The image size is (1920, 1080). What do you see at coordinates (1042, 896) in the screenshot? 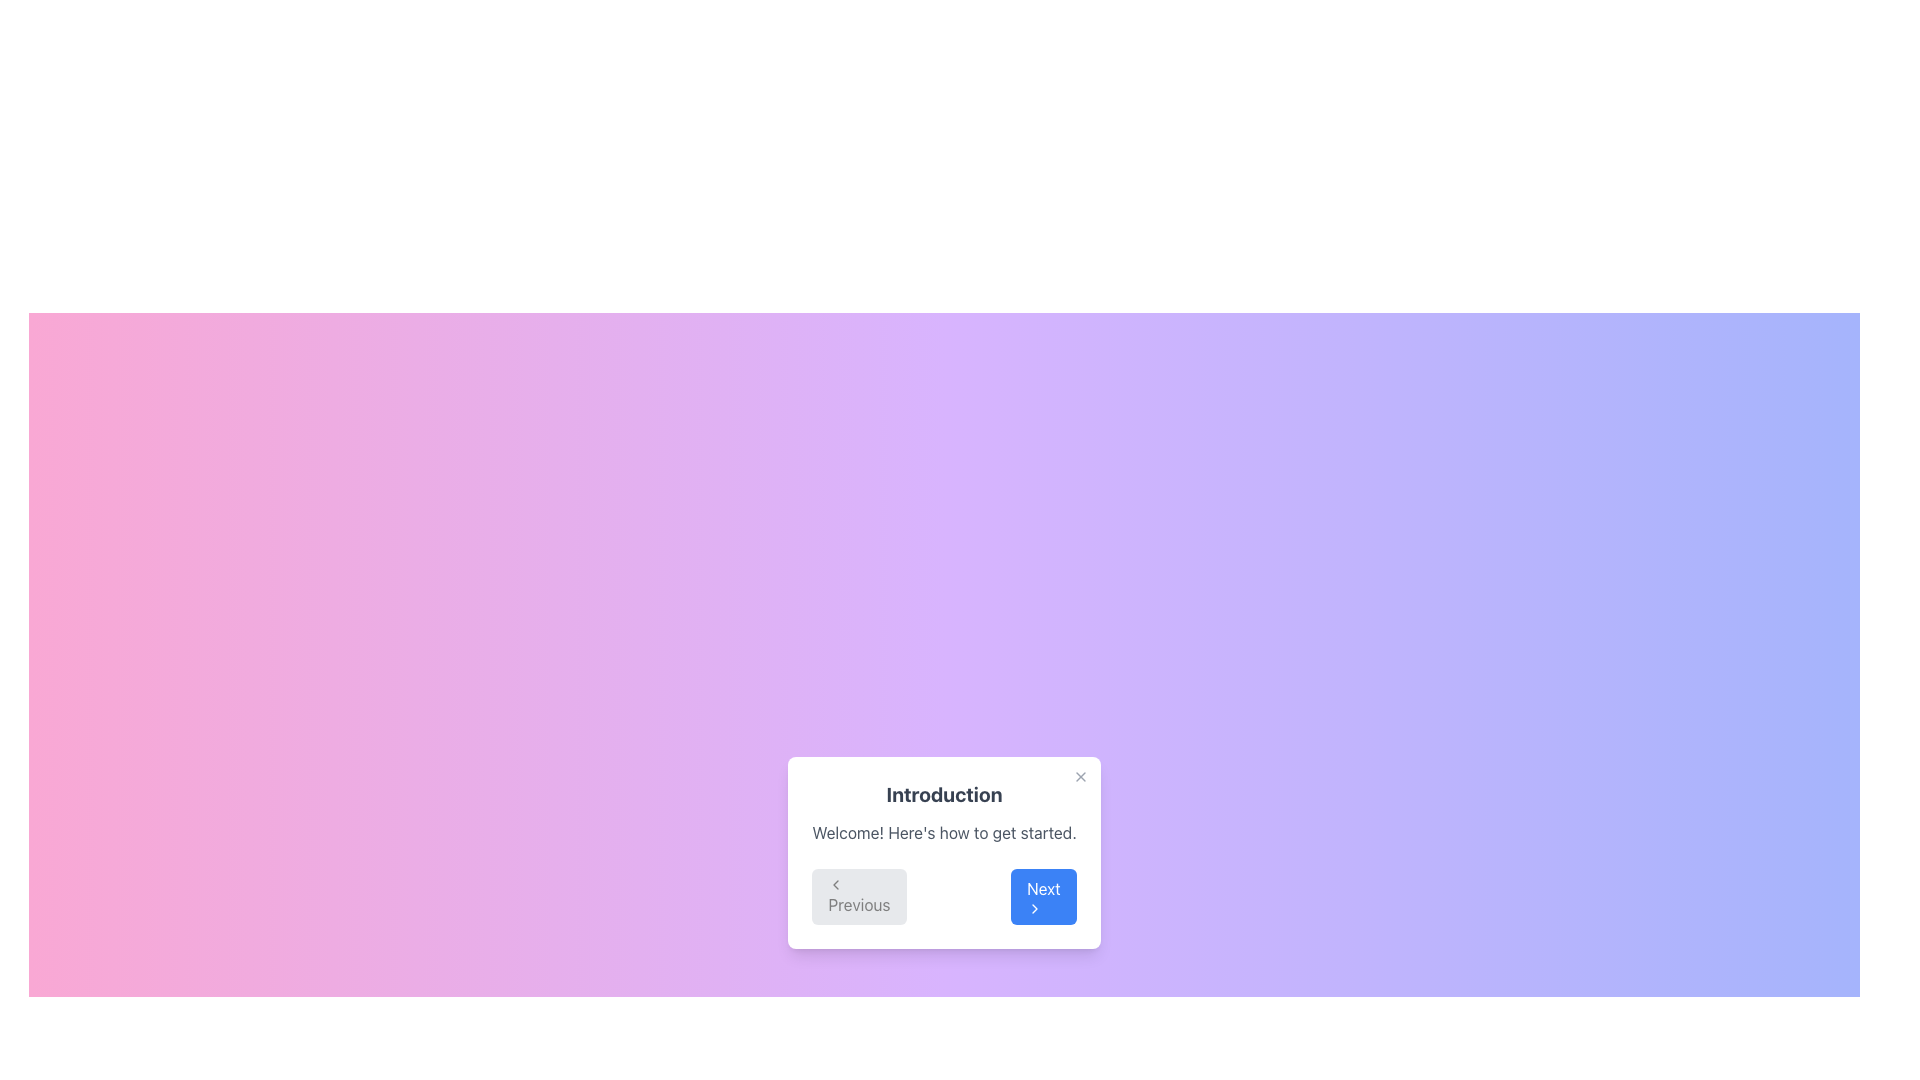
I see `the navigation button located at the bottom right of the card-like dialog` at bounding box center [1042, 896].